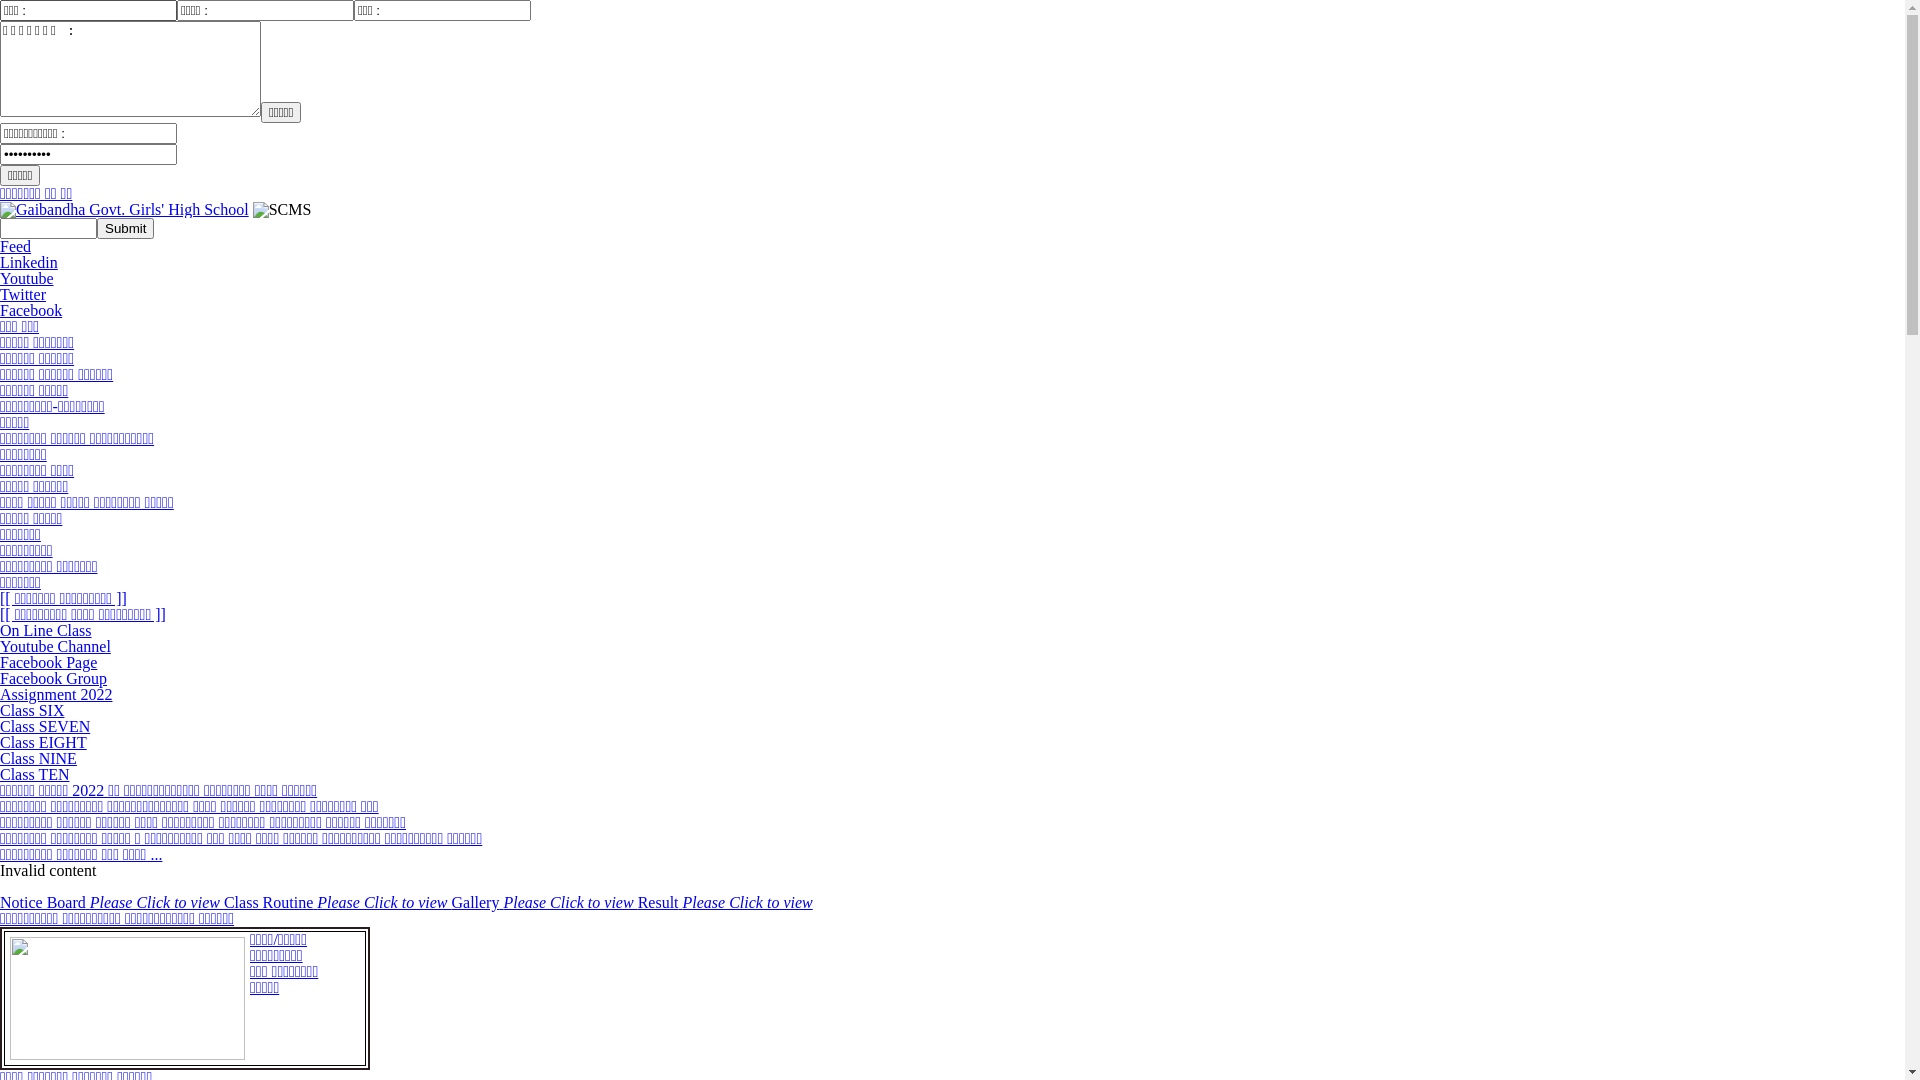 The height and width of the screenshot is (1080, 1920). What do you see at coordinates (46, 630) in the screenshot?
I see `'On Line Class'` at bounding box center [46, 630].